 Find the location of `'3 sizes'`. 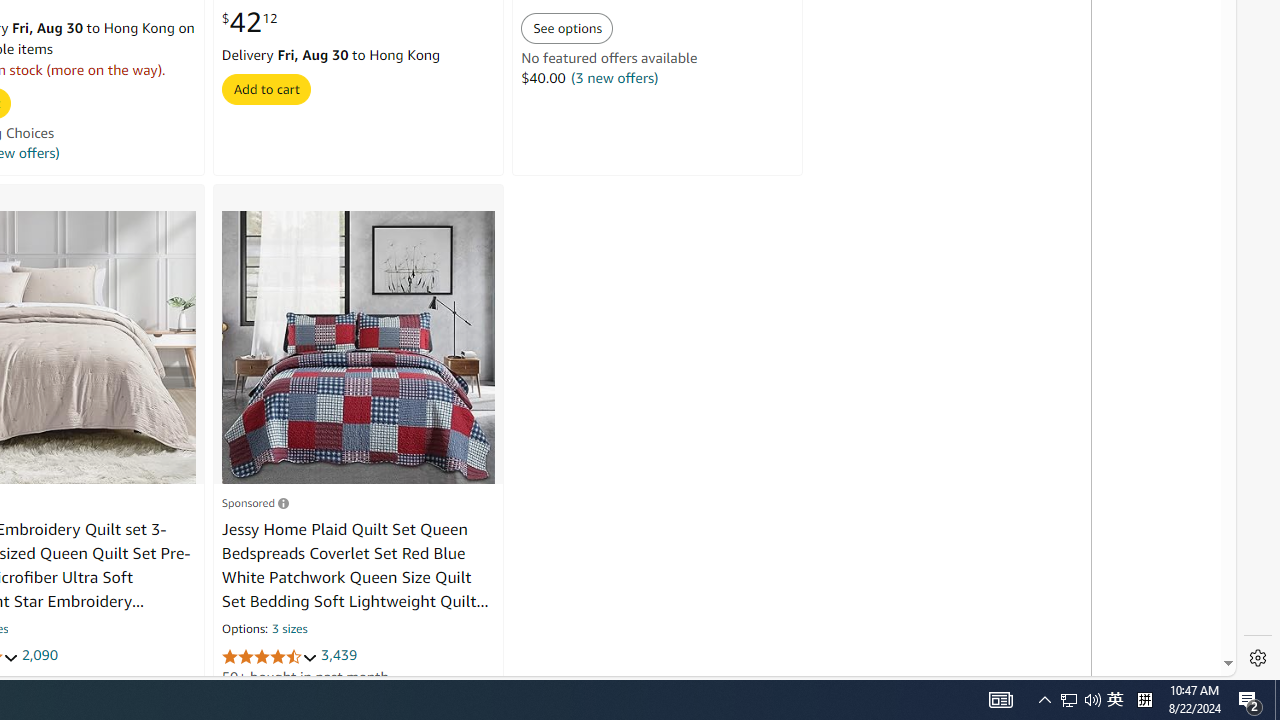

'3 sizes' is located at coordinates (288, 630).